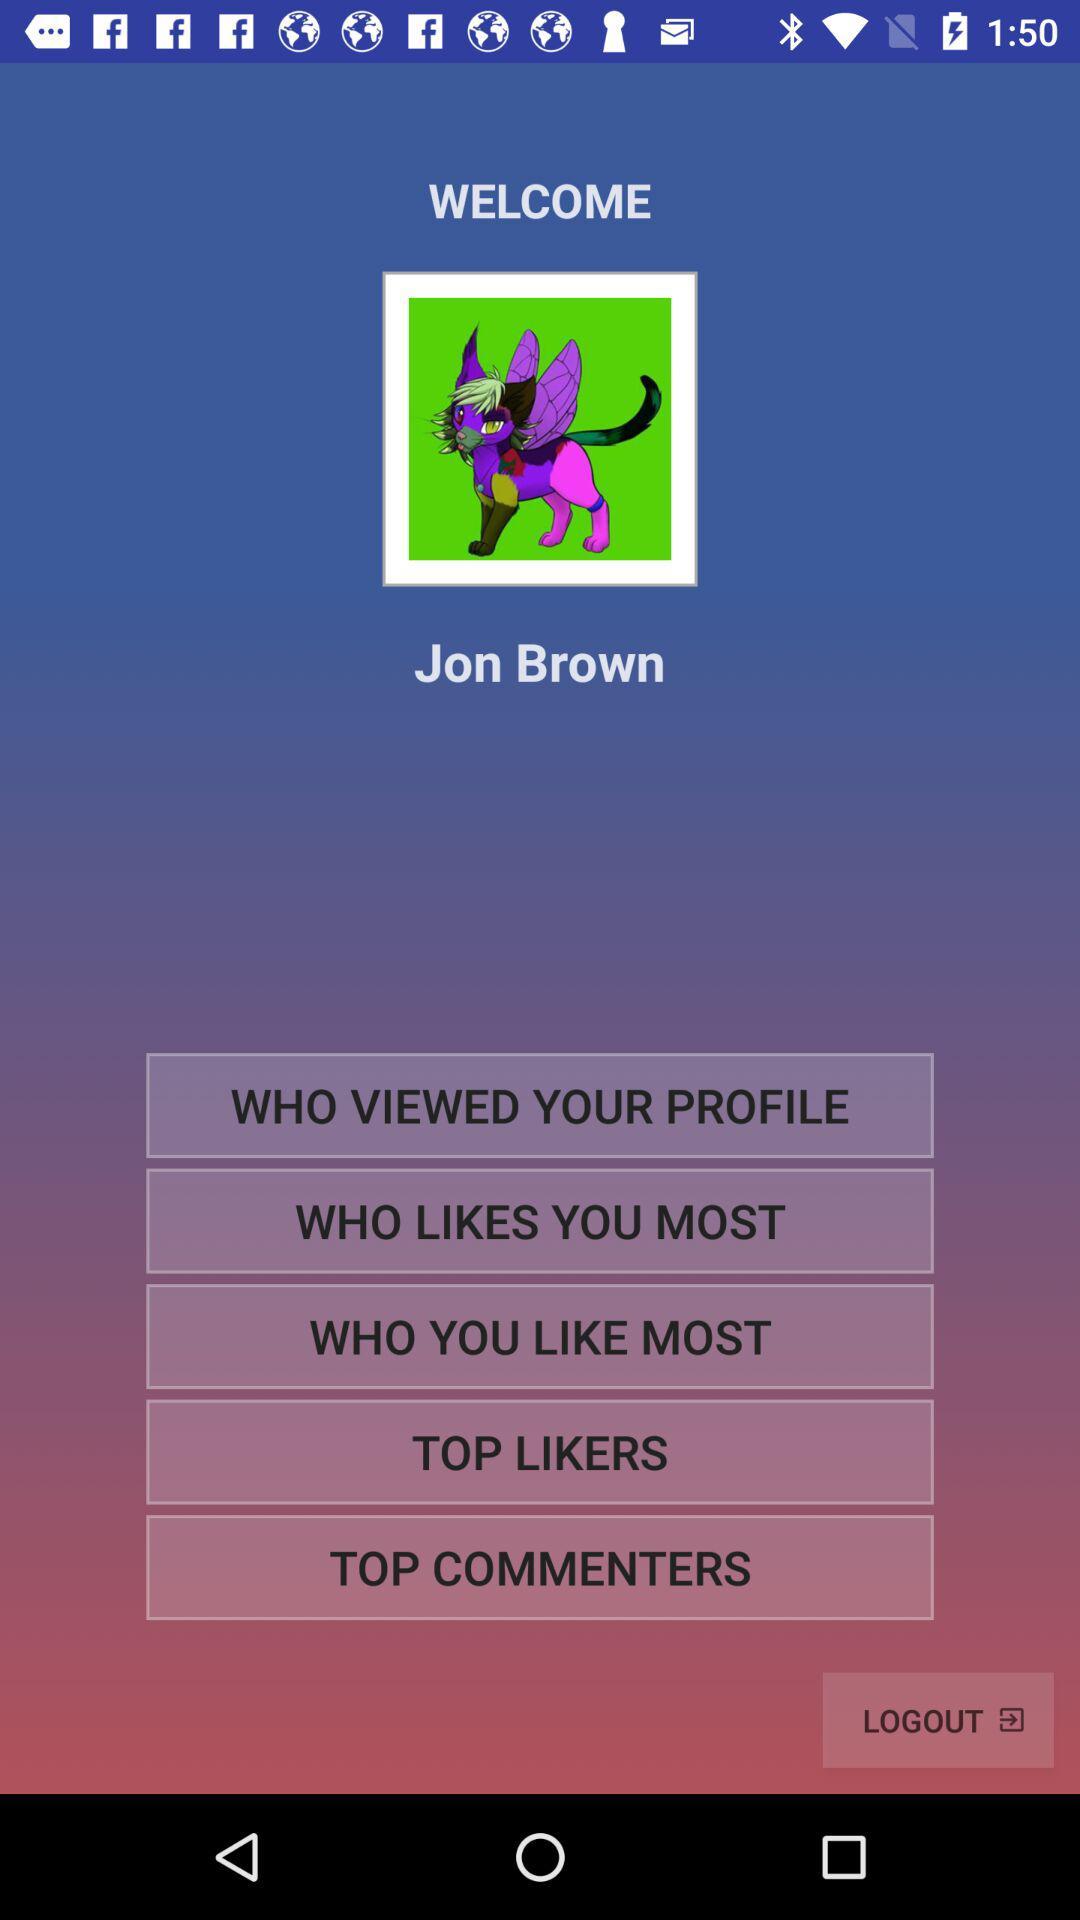 This screenshot has width=1080, height=1920. What do you see at coordinates (540, 1452) in the screenshot?
I see `the top likers item` at bounding box center [540, 1452].